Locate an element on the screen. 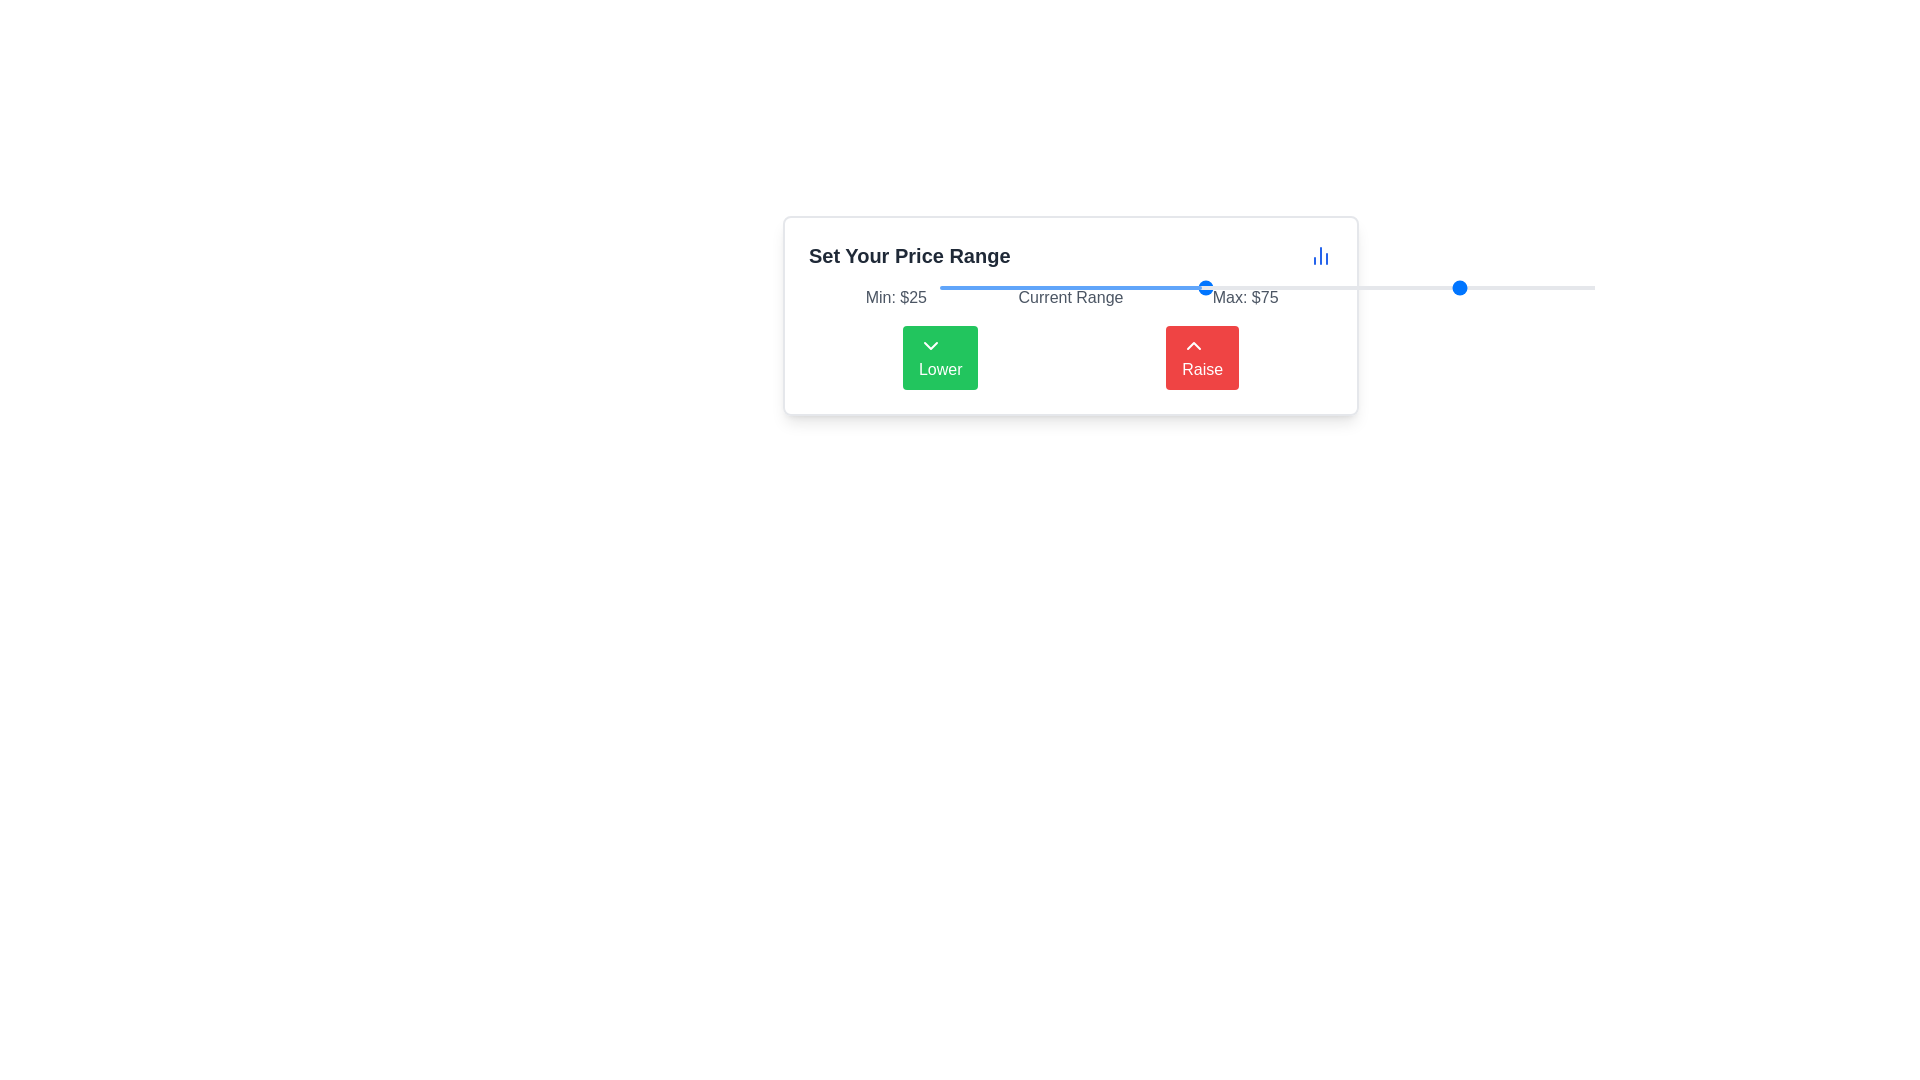 The width and height of the screenshot is (1920, 1080). the button used to decrease the current value in the price adjustment interface, located to the left of the red 'Raise' button is located at coordinates (939, 357).